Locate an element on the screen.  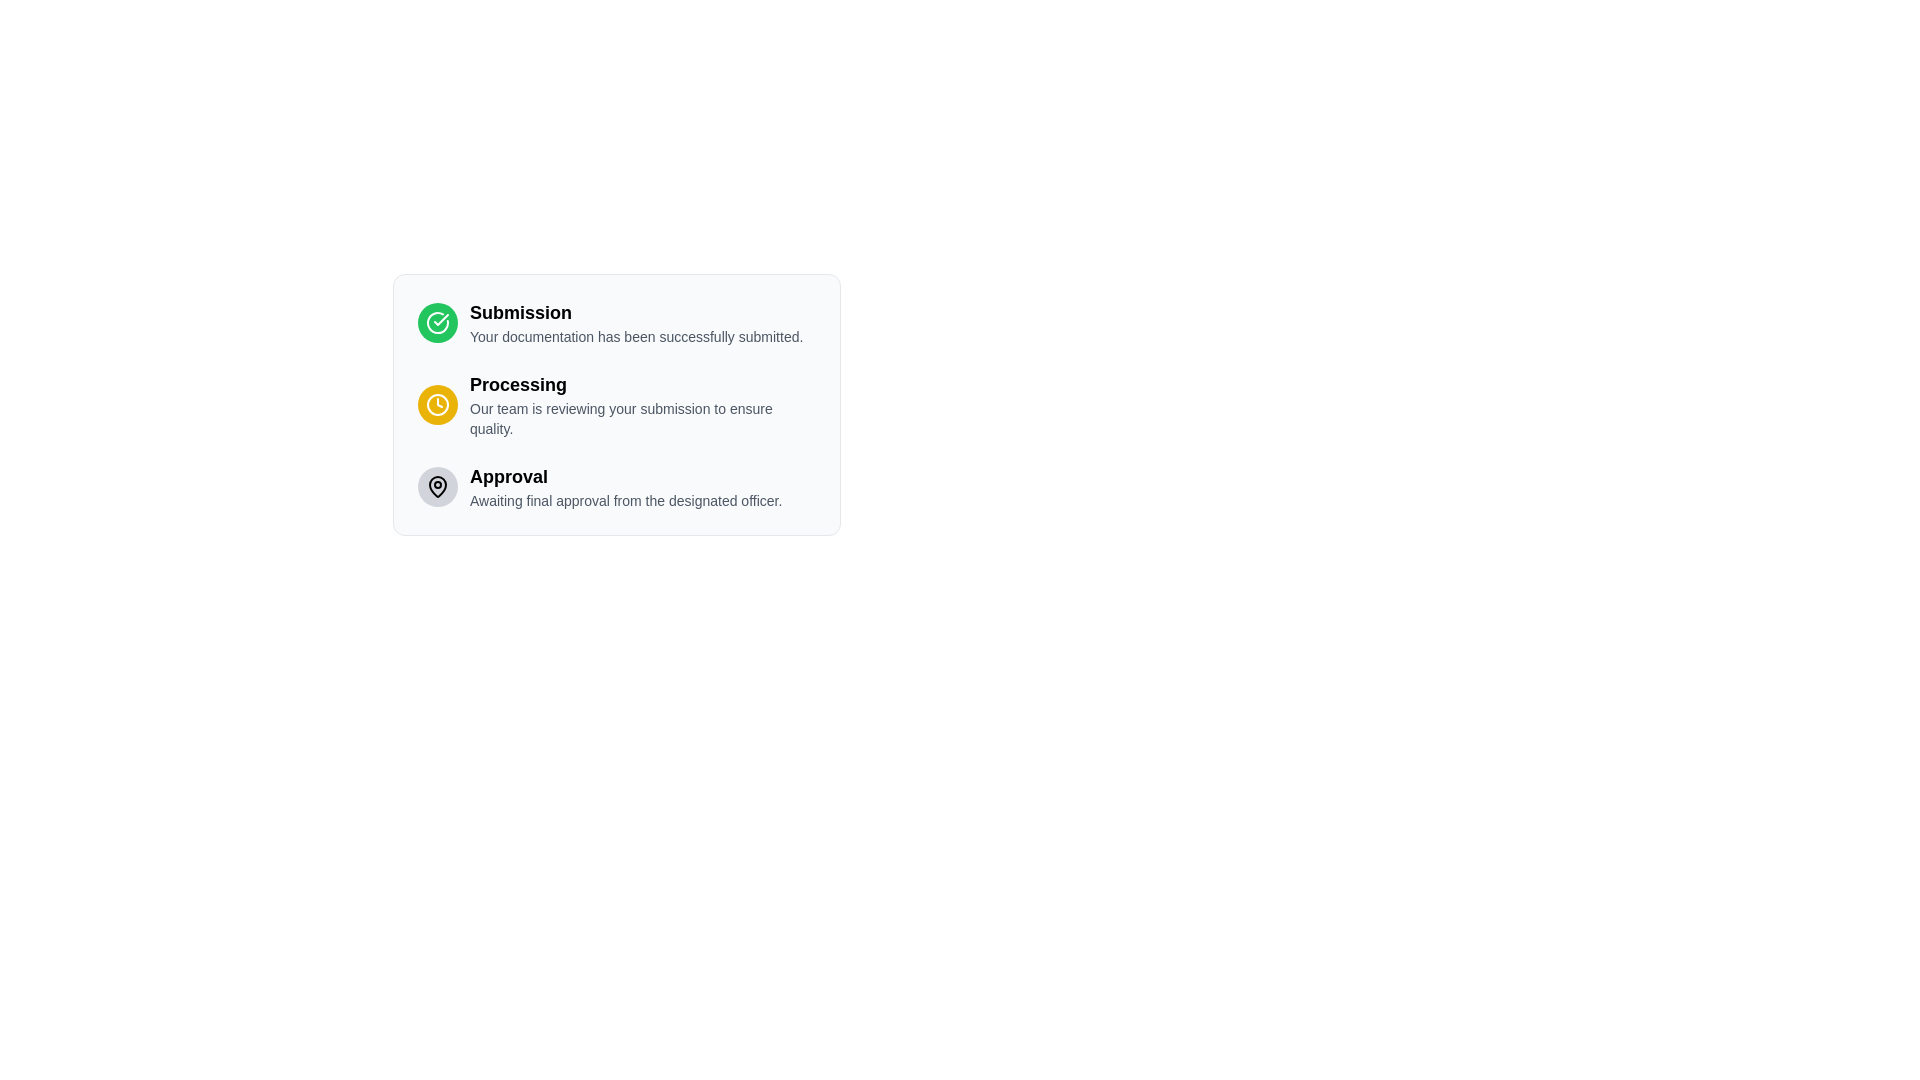
the informational text block that displays 'Processing' and 'Our team is reviewing your submission to ensure quality.' is located at coordinates (643, 405).